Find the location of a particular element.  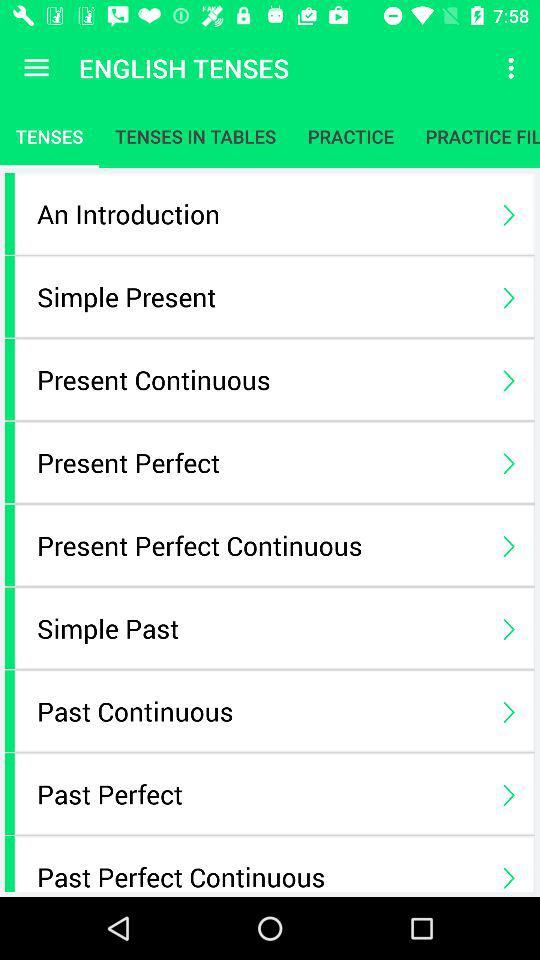

the item above the practice fill up is located at coordinates (513, 68).